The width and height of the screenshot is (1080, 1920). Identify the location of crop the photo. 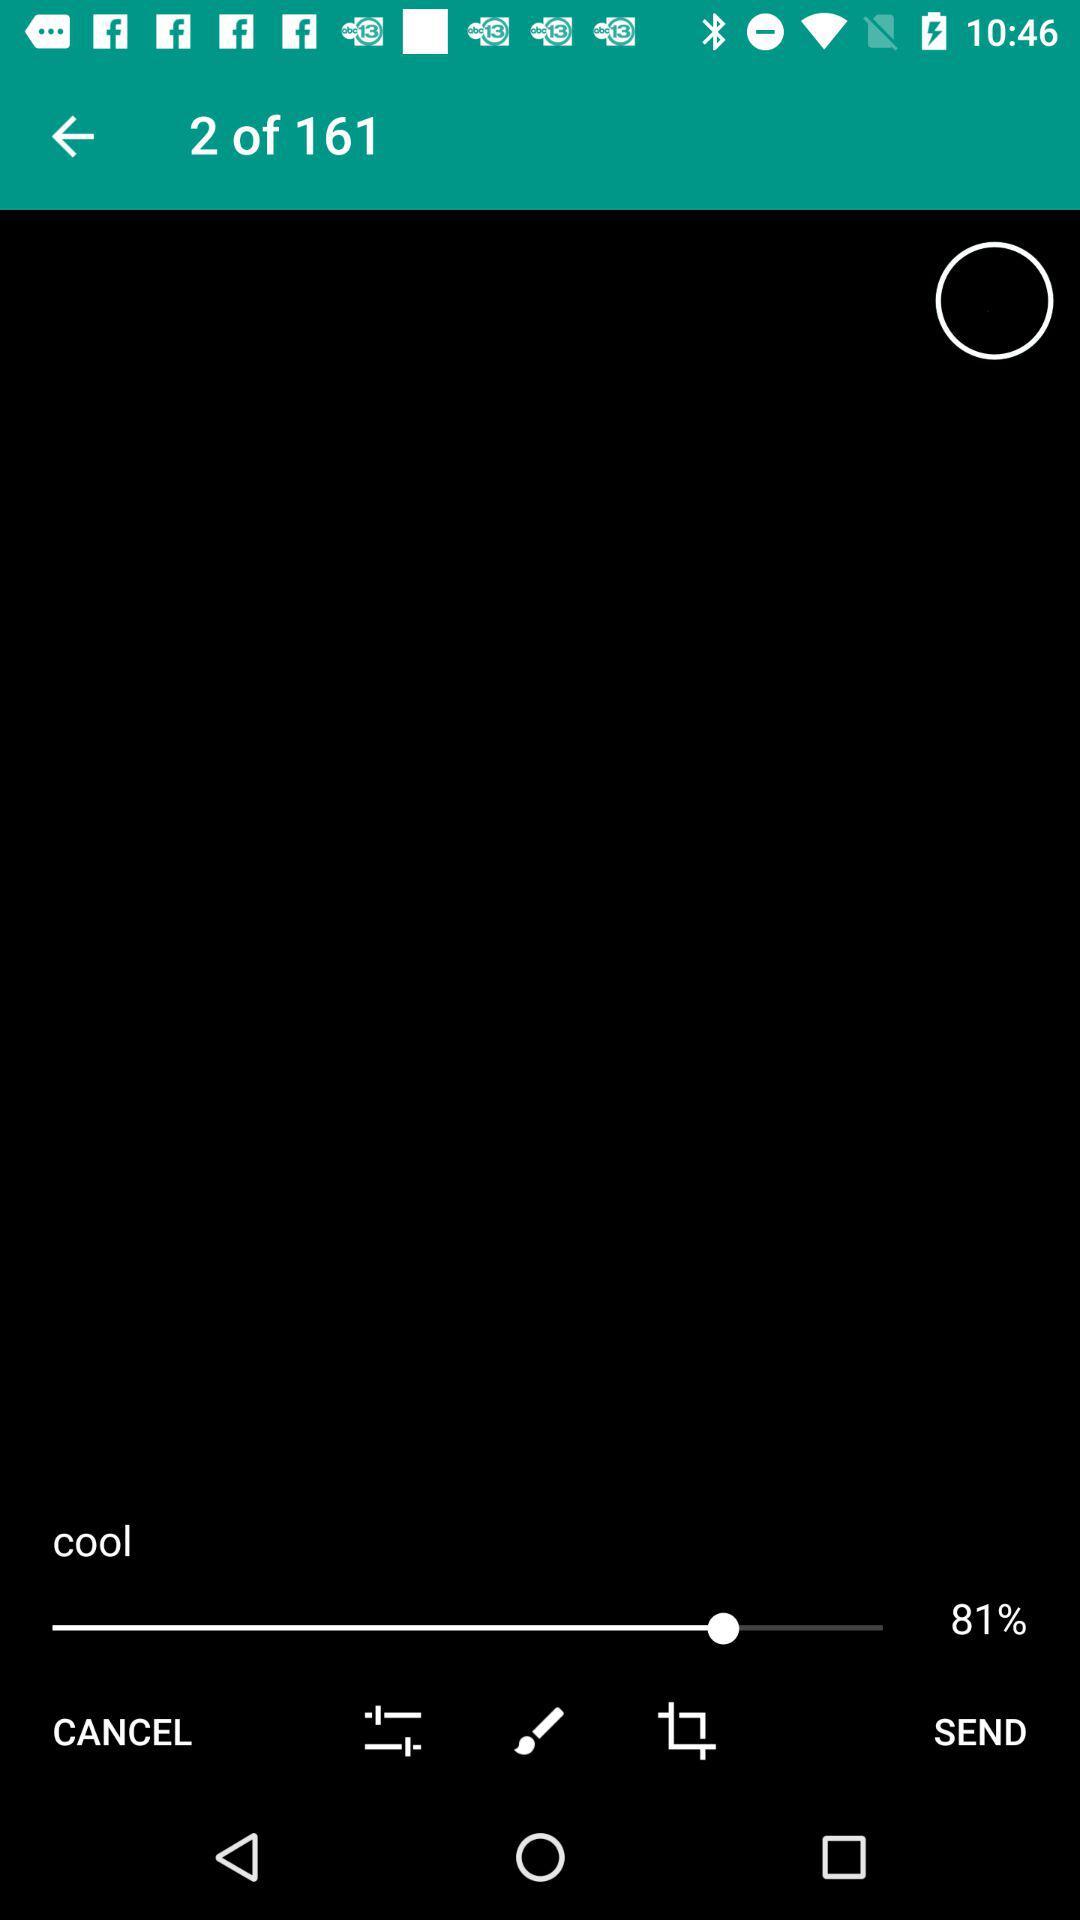
(685, 1730).